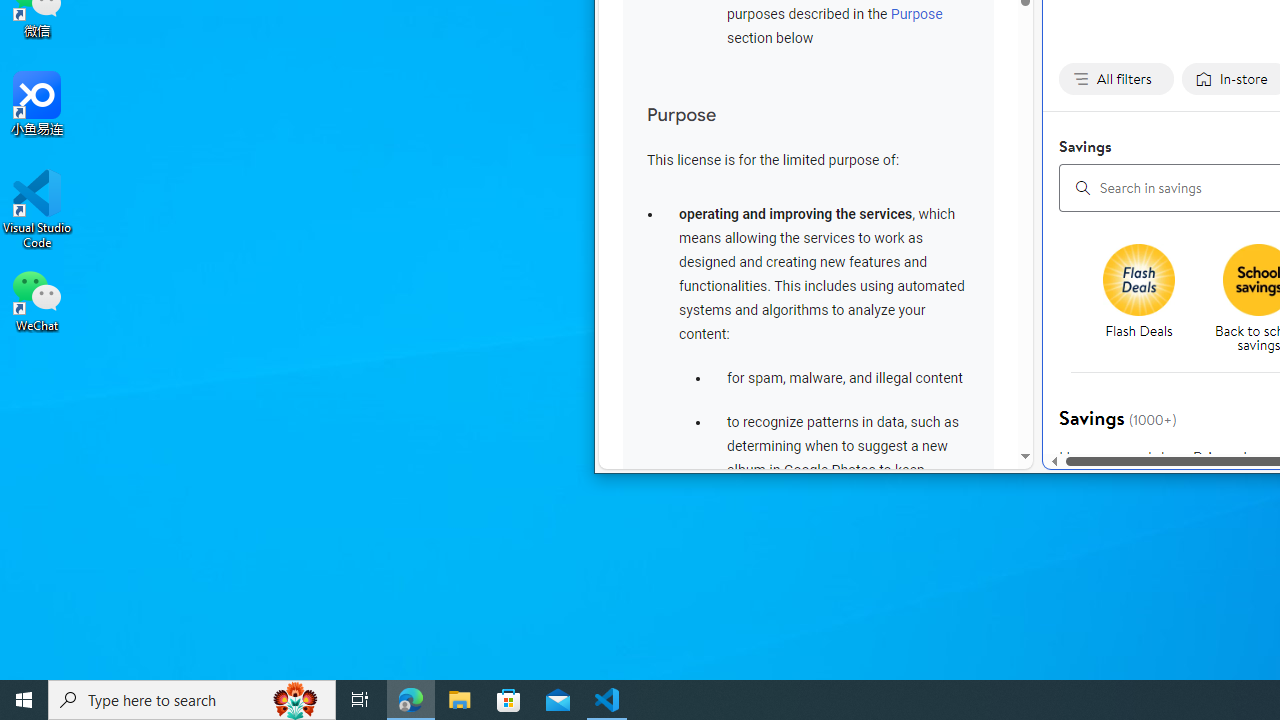 This screenshot has height=720, width=1280. I want to click on 'Flash deals Flash Deals', so click(1138, 293).